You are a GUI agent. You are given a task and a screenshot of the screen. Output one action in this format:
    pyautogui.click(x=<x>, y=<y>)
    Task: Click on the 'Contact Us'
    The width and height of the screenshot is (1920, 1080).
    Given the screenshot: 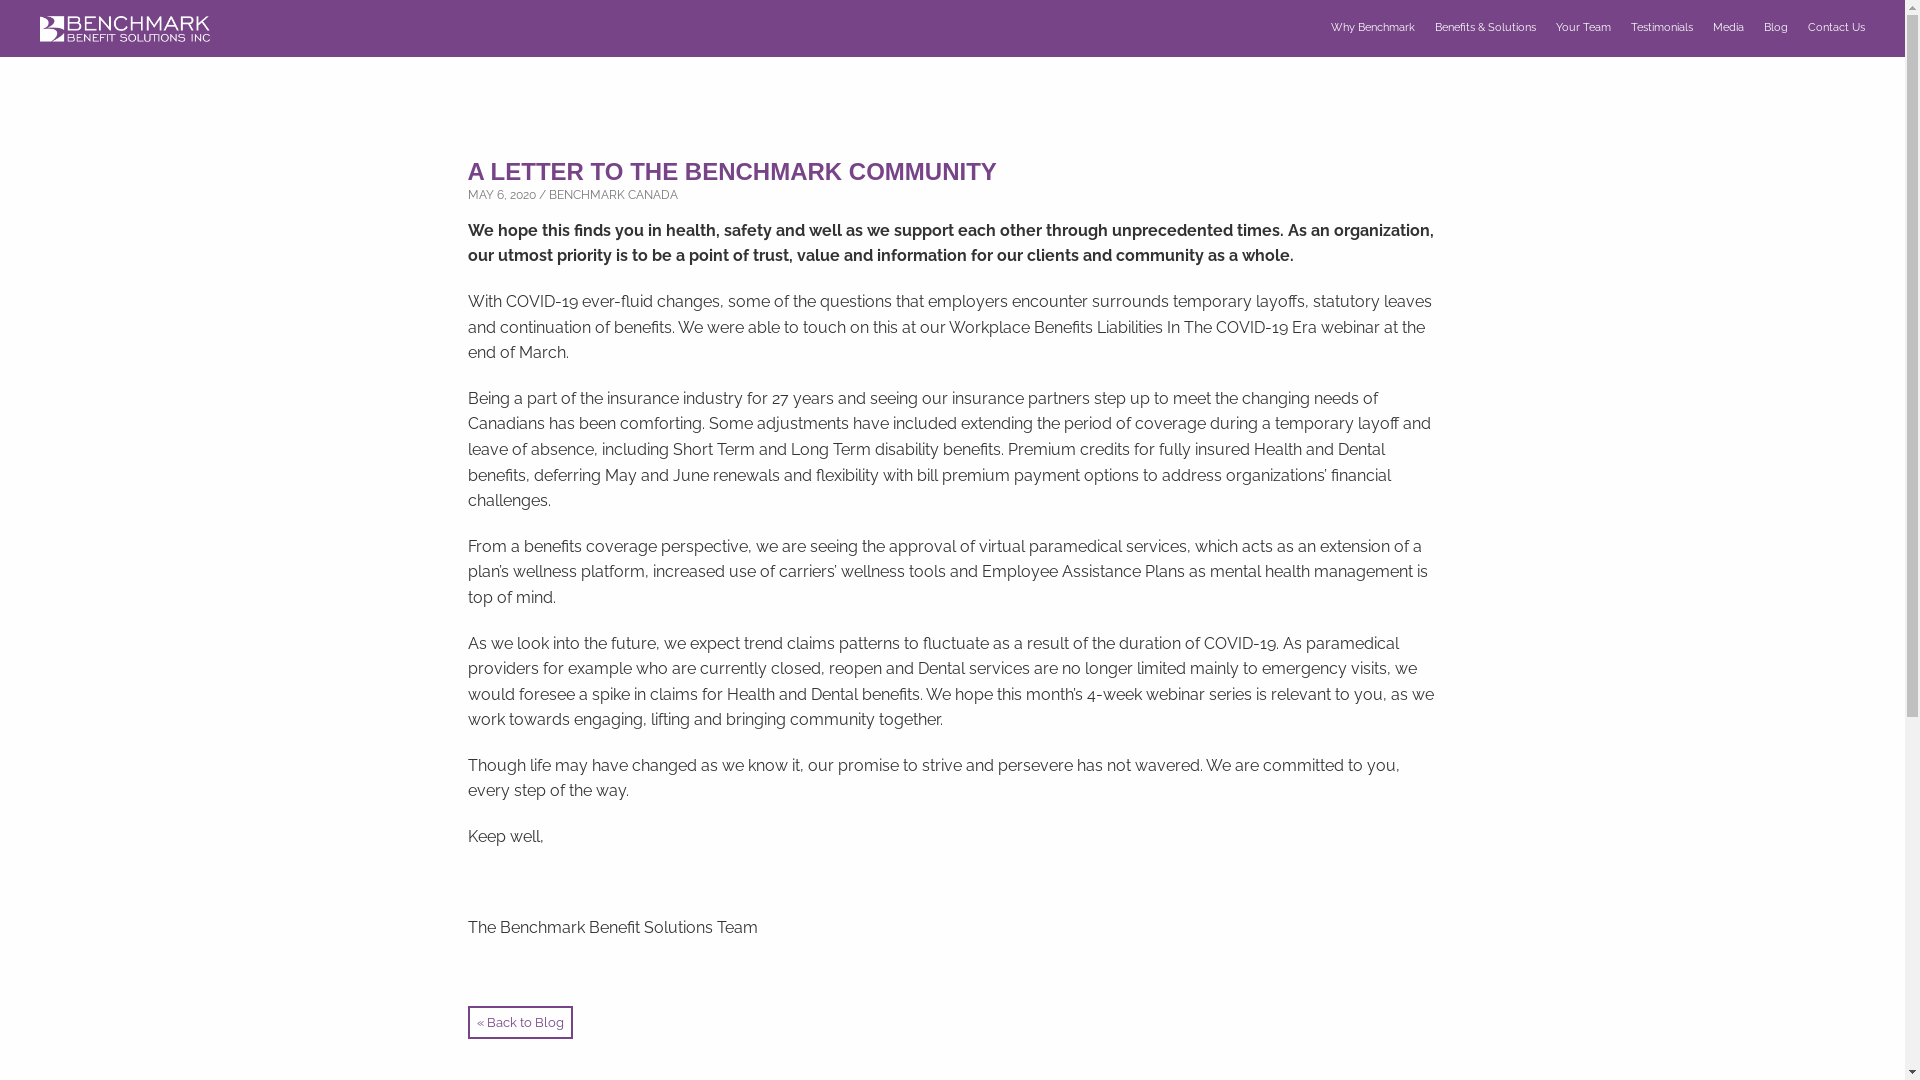 What is the action you would take?
    pyautogui.click(x=1836, y=27)
    